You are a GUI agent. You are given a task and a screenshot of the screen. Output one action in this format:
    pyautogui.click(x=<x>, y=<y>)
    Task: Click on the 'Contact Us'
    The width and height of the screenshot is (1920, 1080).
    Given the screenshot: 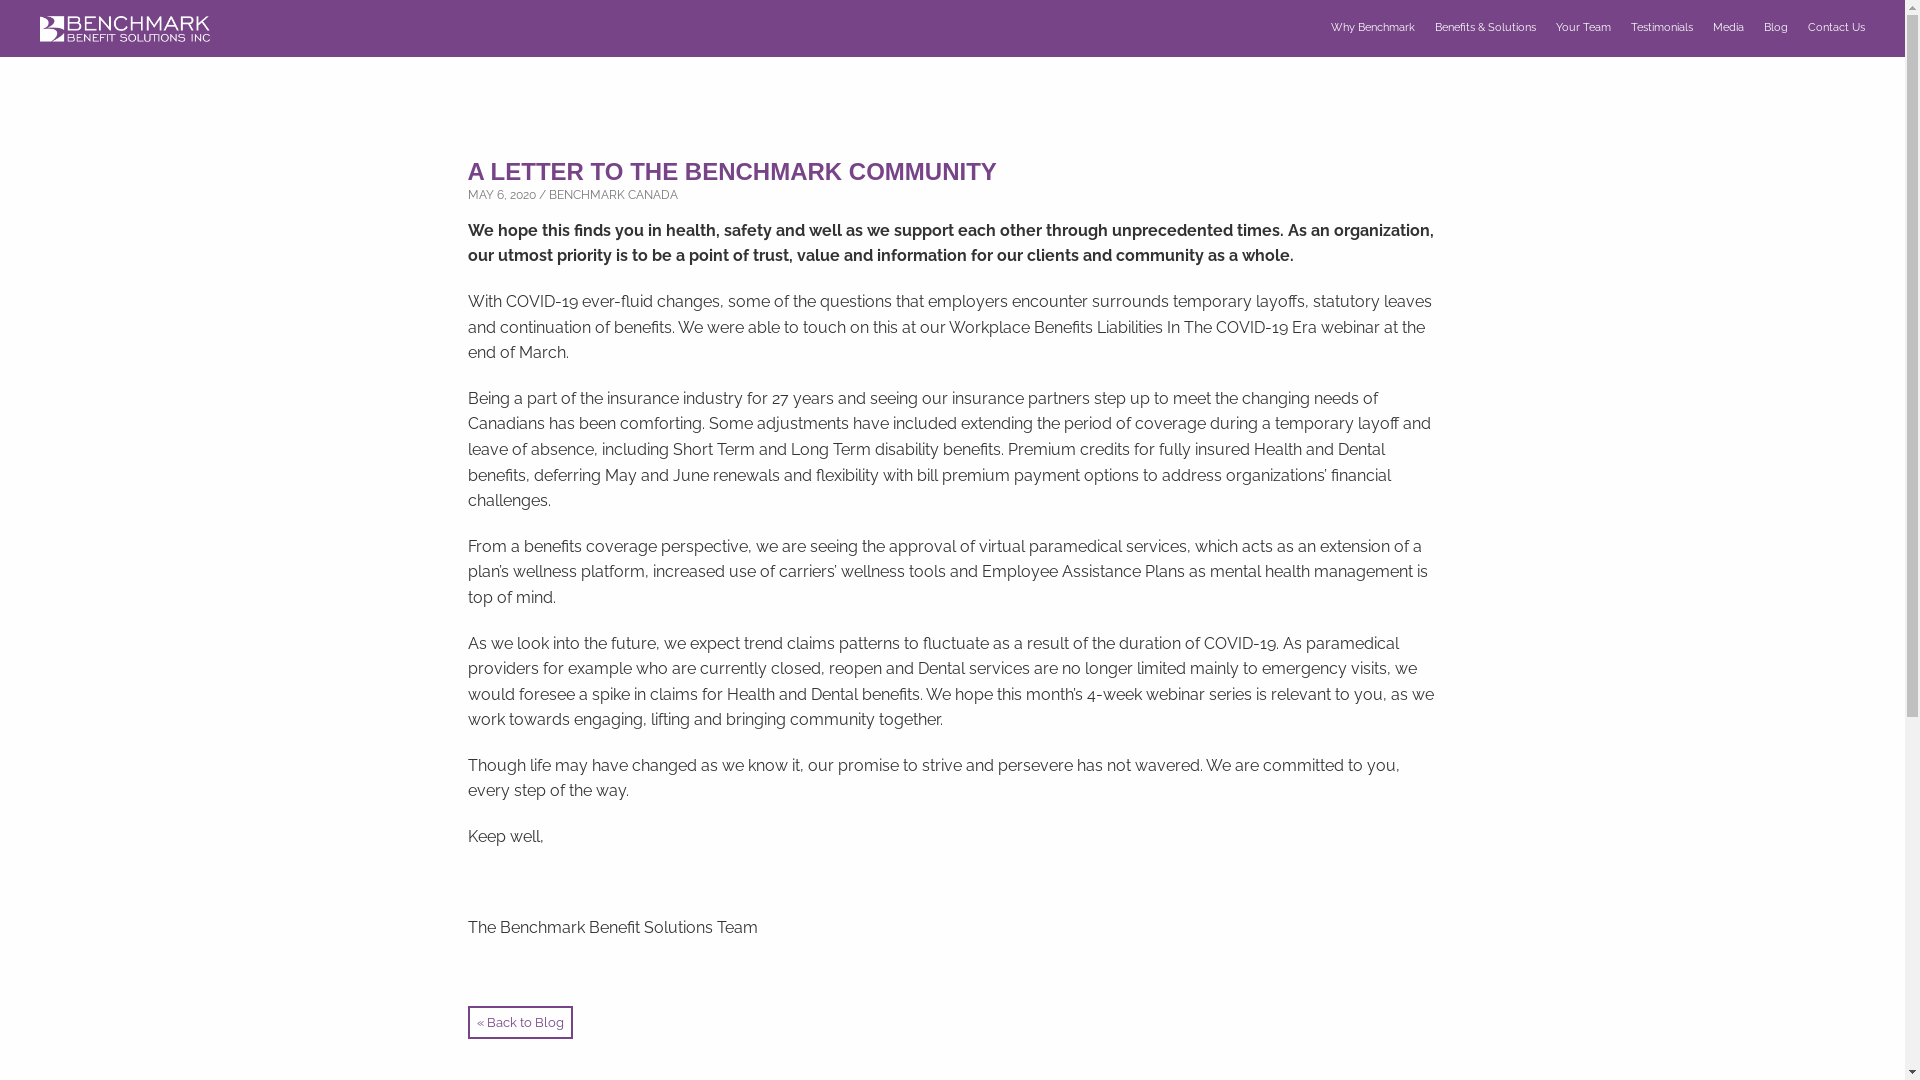 What is the action you would take?
    pyautogui.click(x=1836, y=27)
    